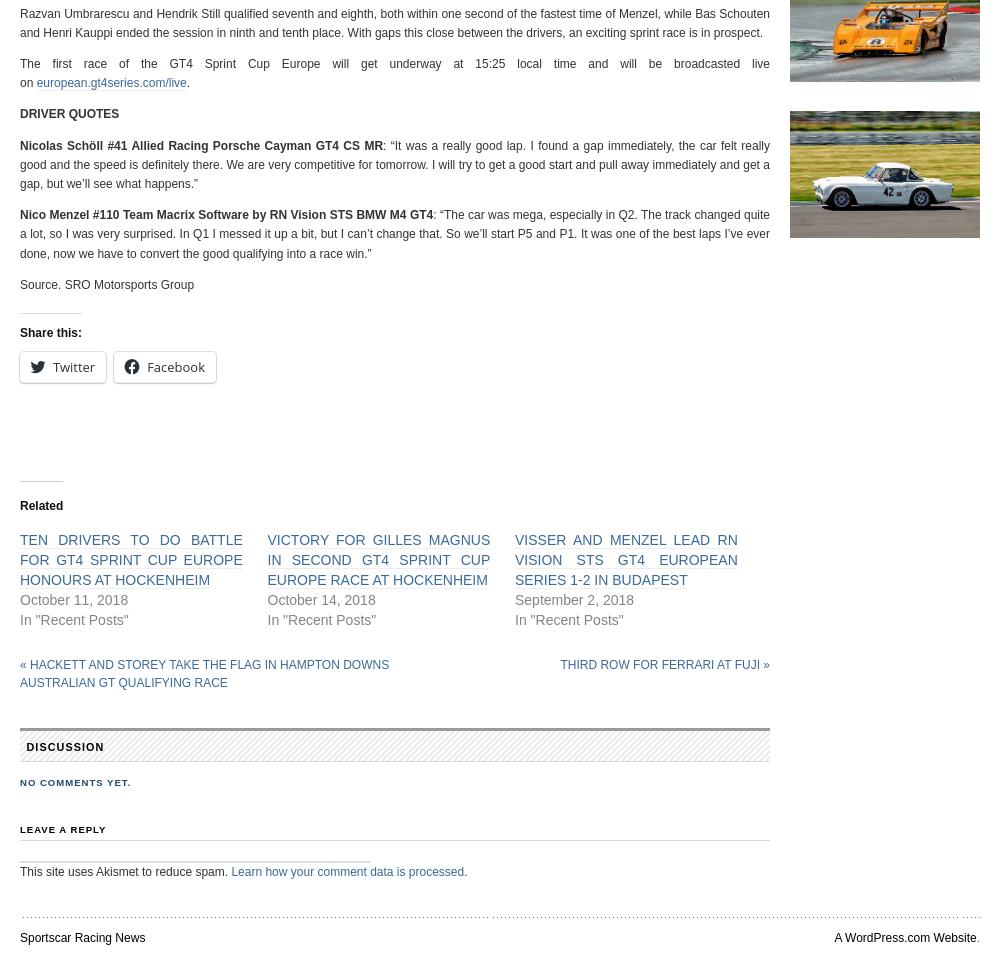  I want to click on 'THIRD ROW FOR FERRARI AT FUJI', so click(661, 664).